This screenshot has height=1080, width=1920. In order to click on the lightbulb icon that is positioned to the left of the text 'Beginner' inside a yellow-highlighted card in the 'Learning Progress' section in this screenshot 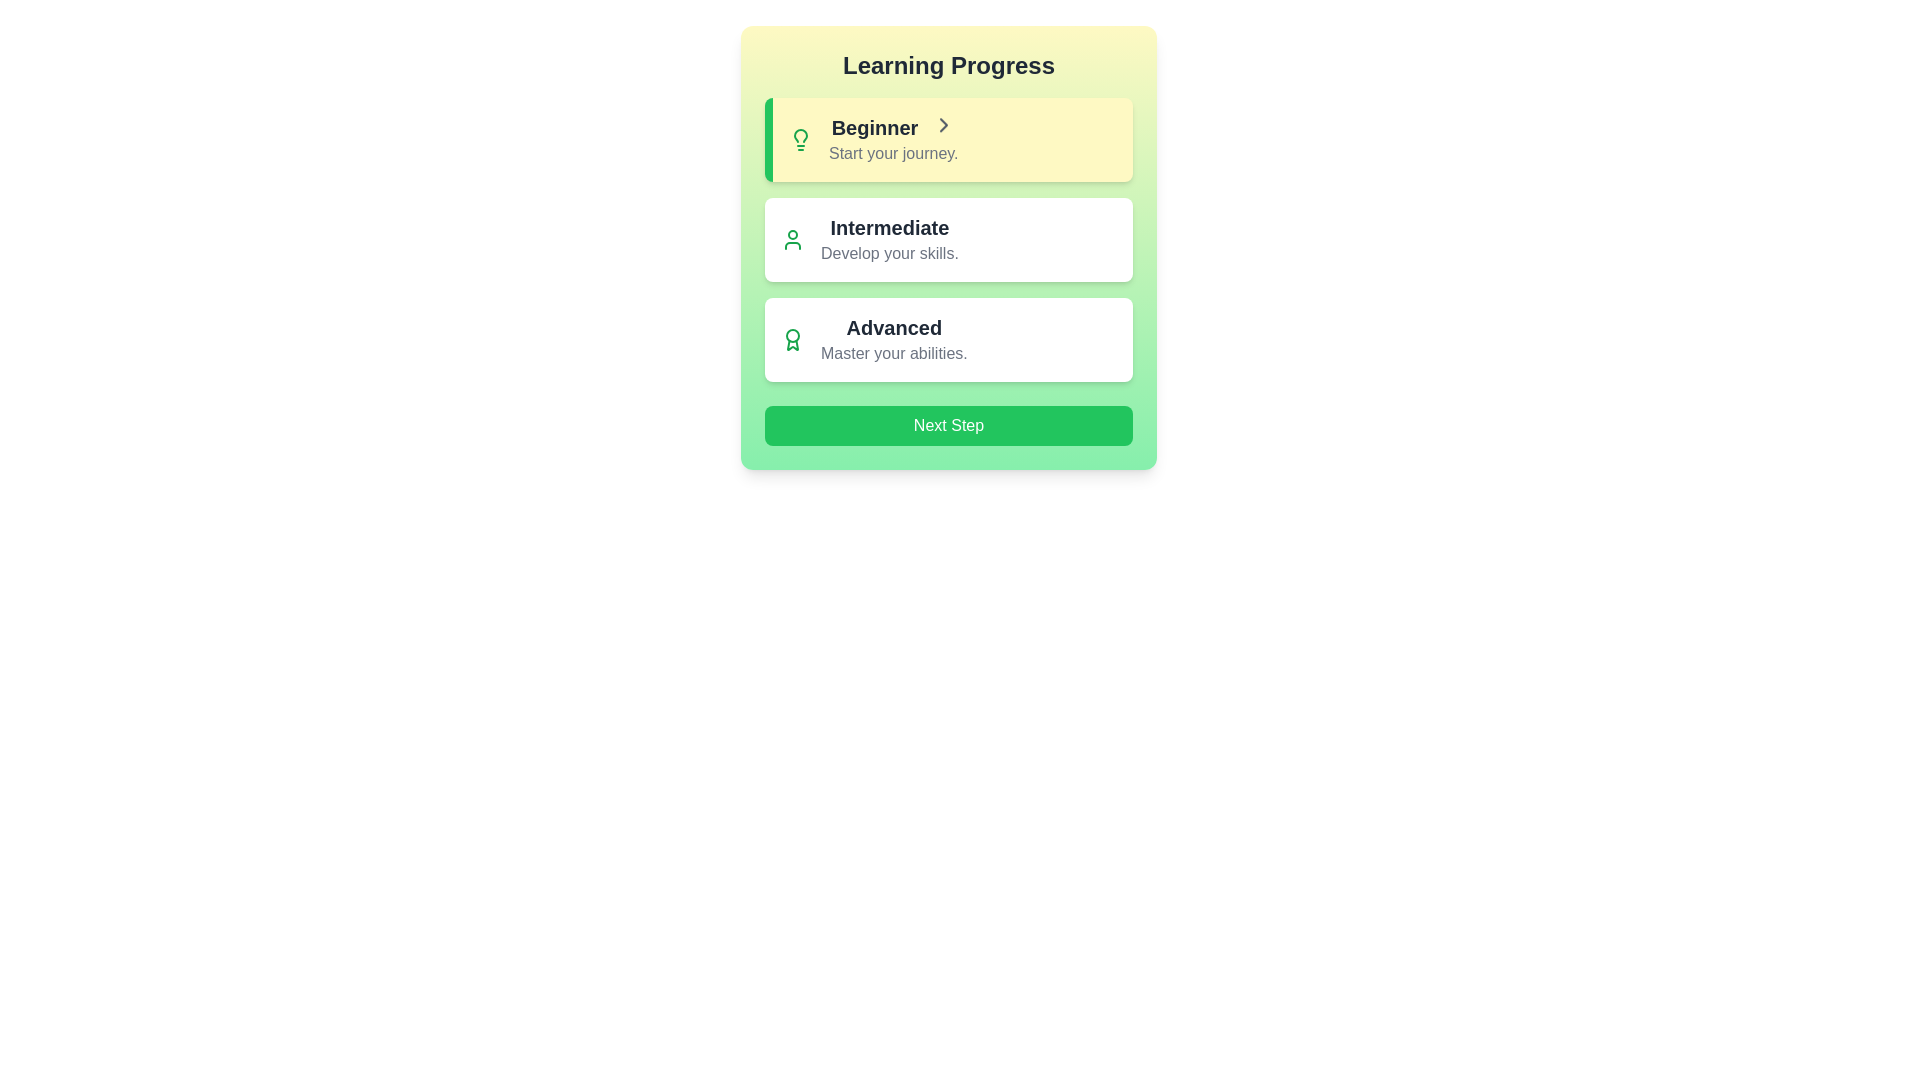, I will do `click(801, 138)`.